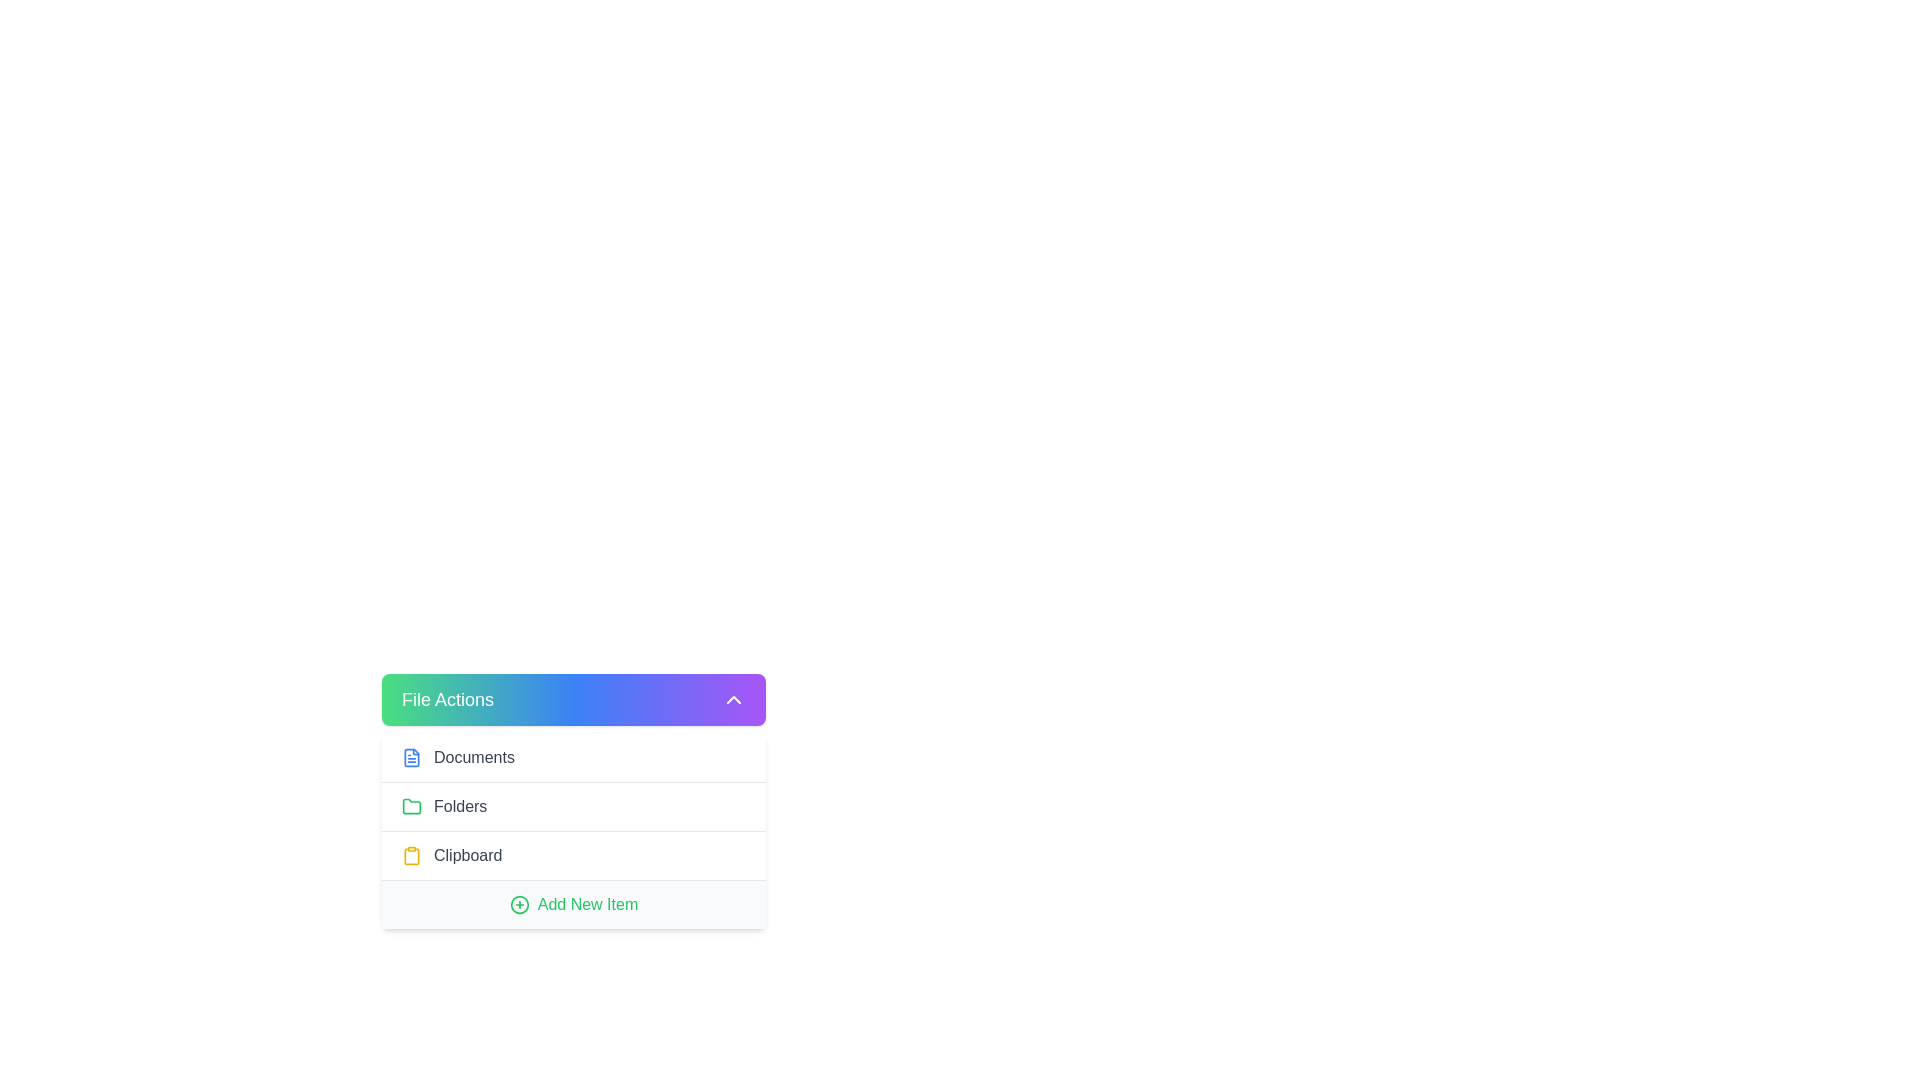 The image size is (1920, 1080). Describe the element at coordinates (733, 698) in the screenshot. I see `the Chevron Up icon located at the far right end of the 'File Actions' button` at that location.